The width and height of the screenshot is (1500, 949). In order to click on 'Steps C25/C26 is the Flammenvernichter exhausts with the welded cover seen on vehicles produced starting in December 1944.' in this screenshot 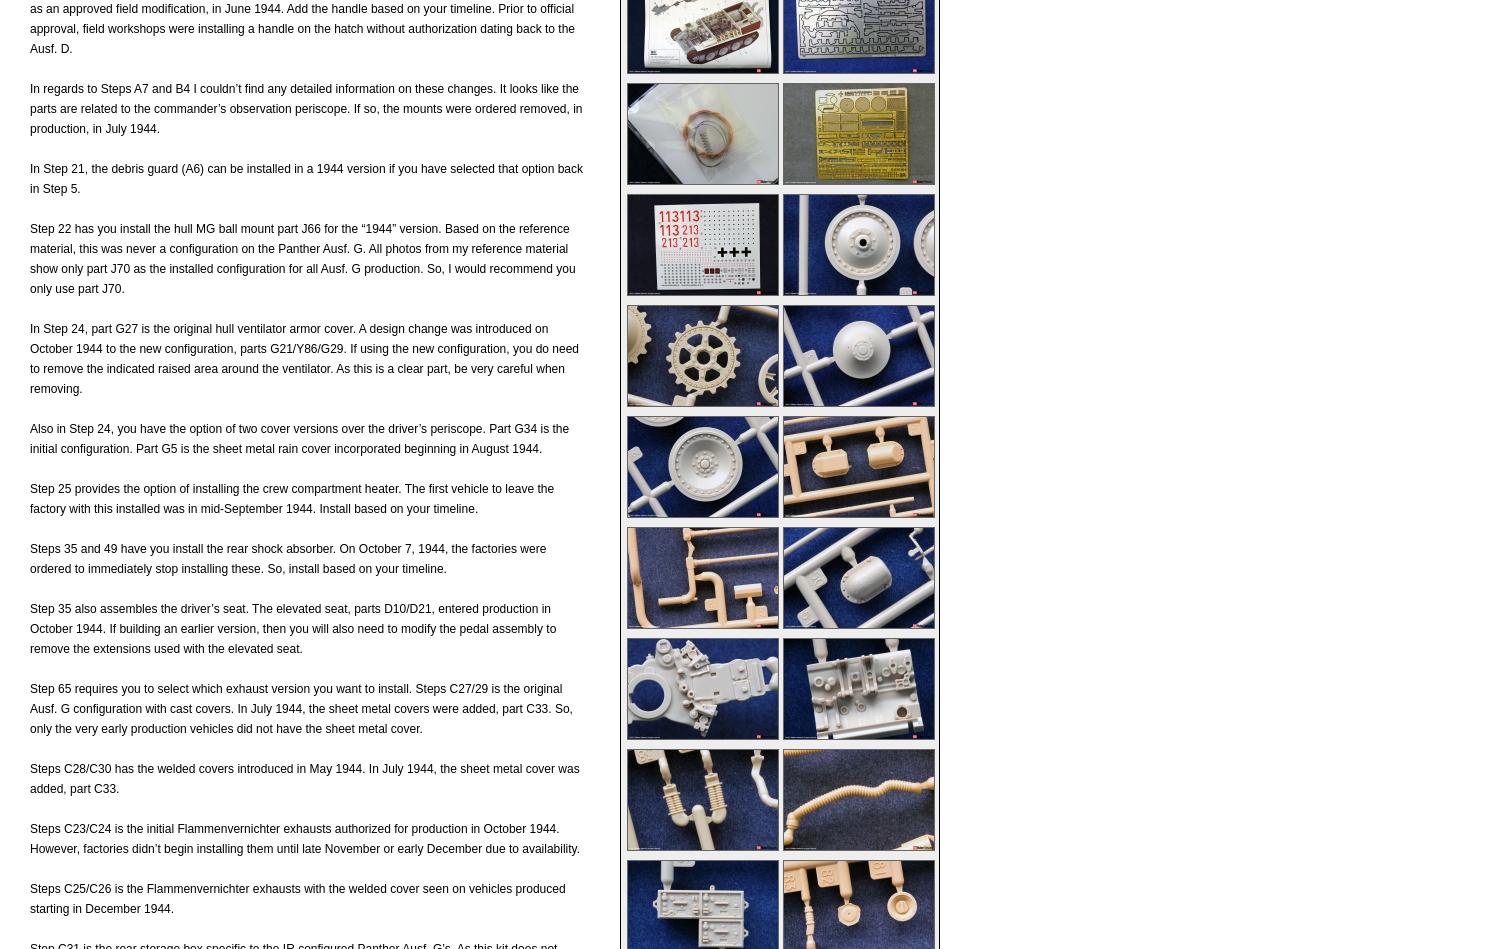, I will do `click(30, 897)`.